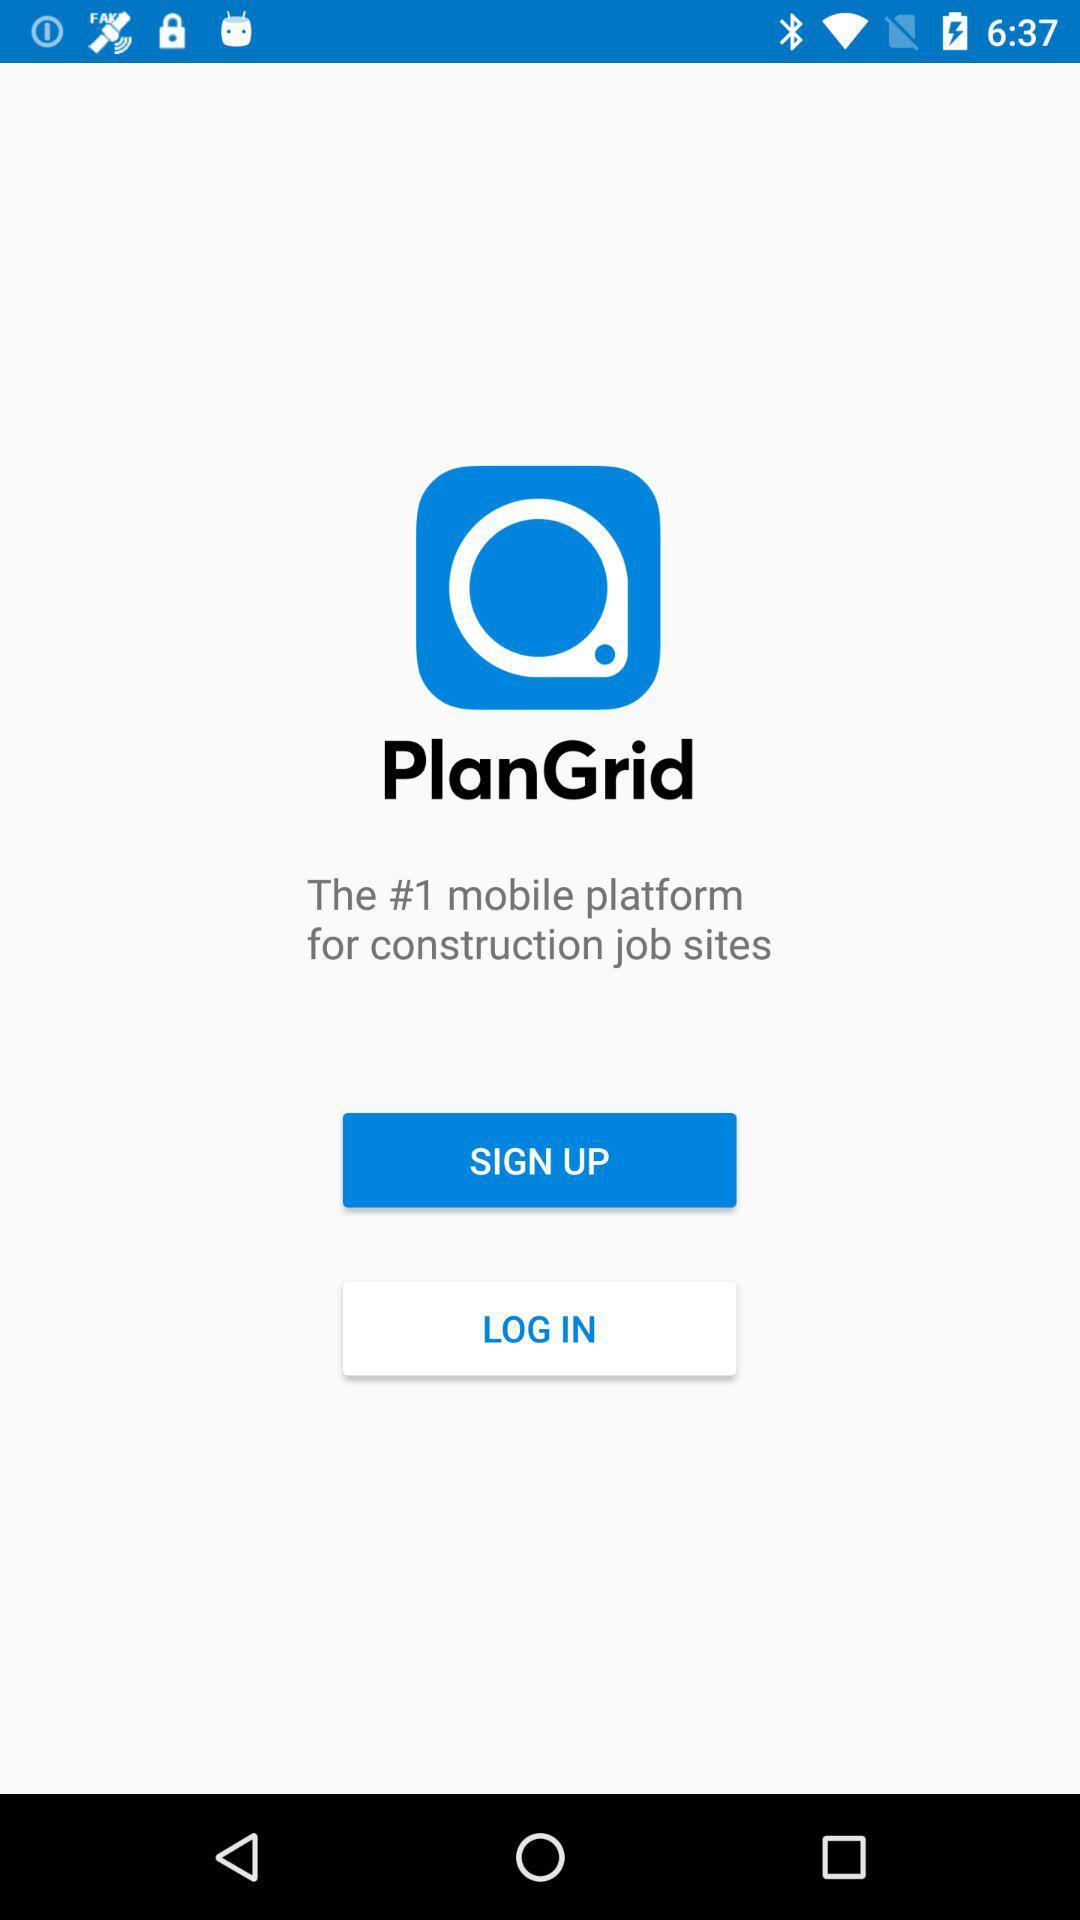 The height and width of the screenshot is (1920, 1080). I want to click on log in icon, so click(538, 1328).